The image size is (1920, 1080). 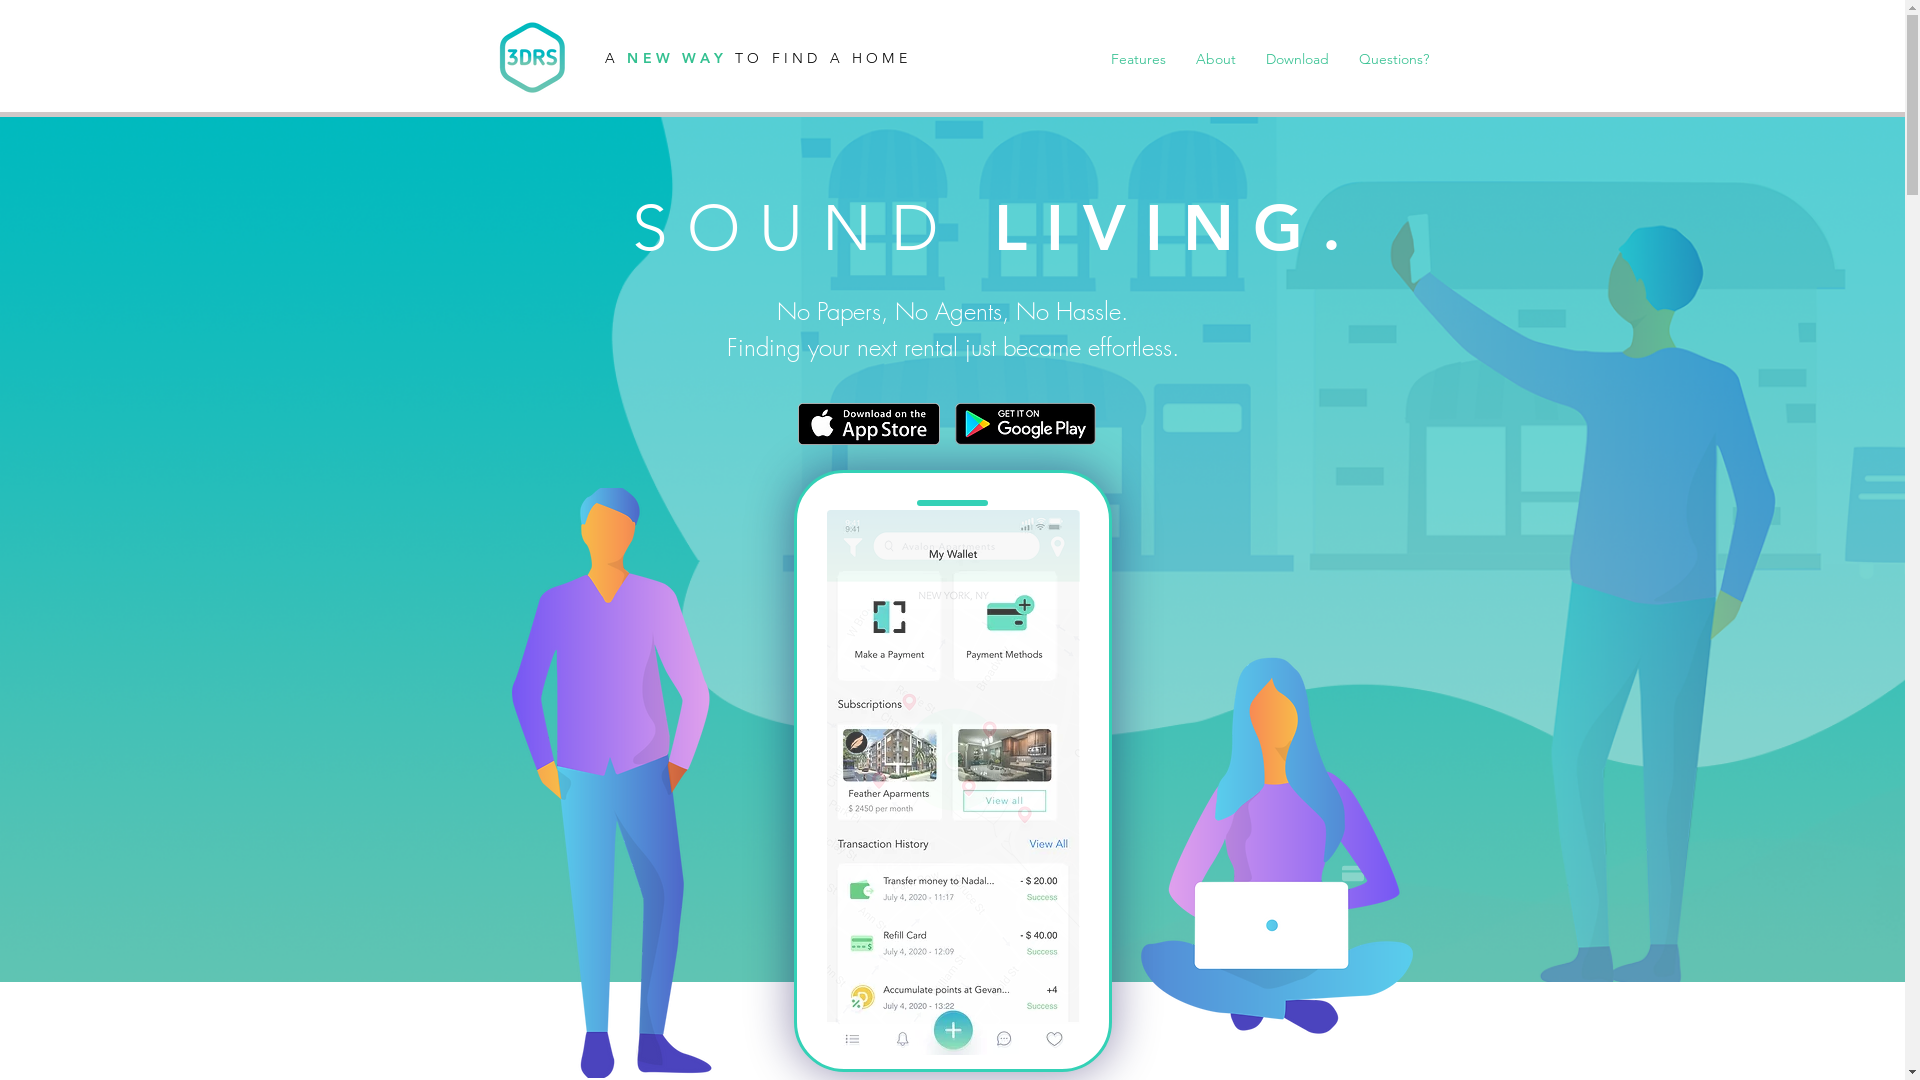 I want to click on 'Features', so click(x=1138, y=57).